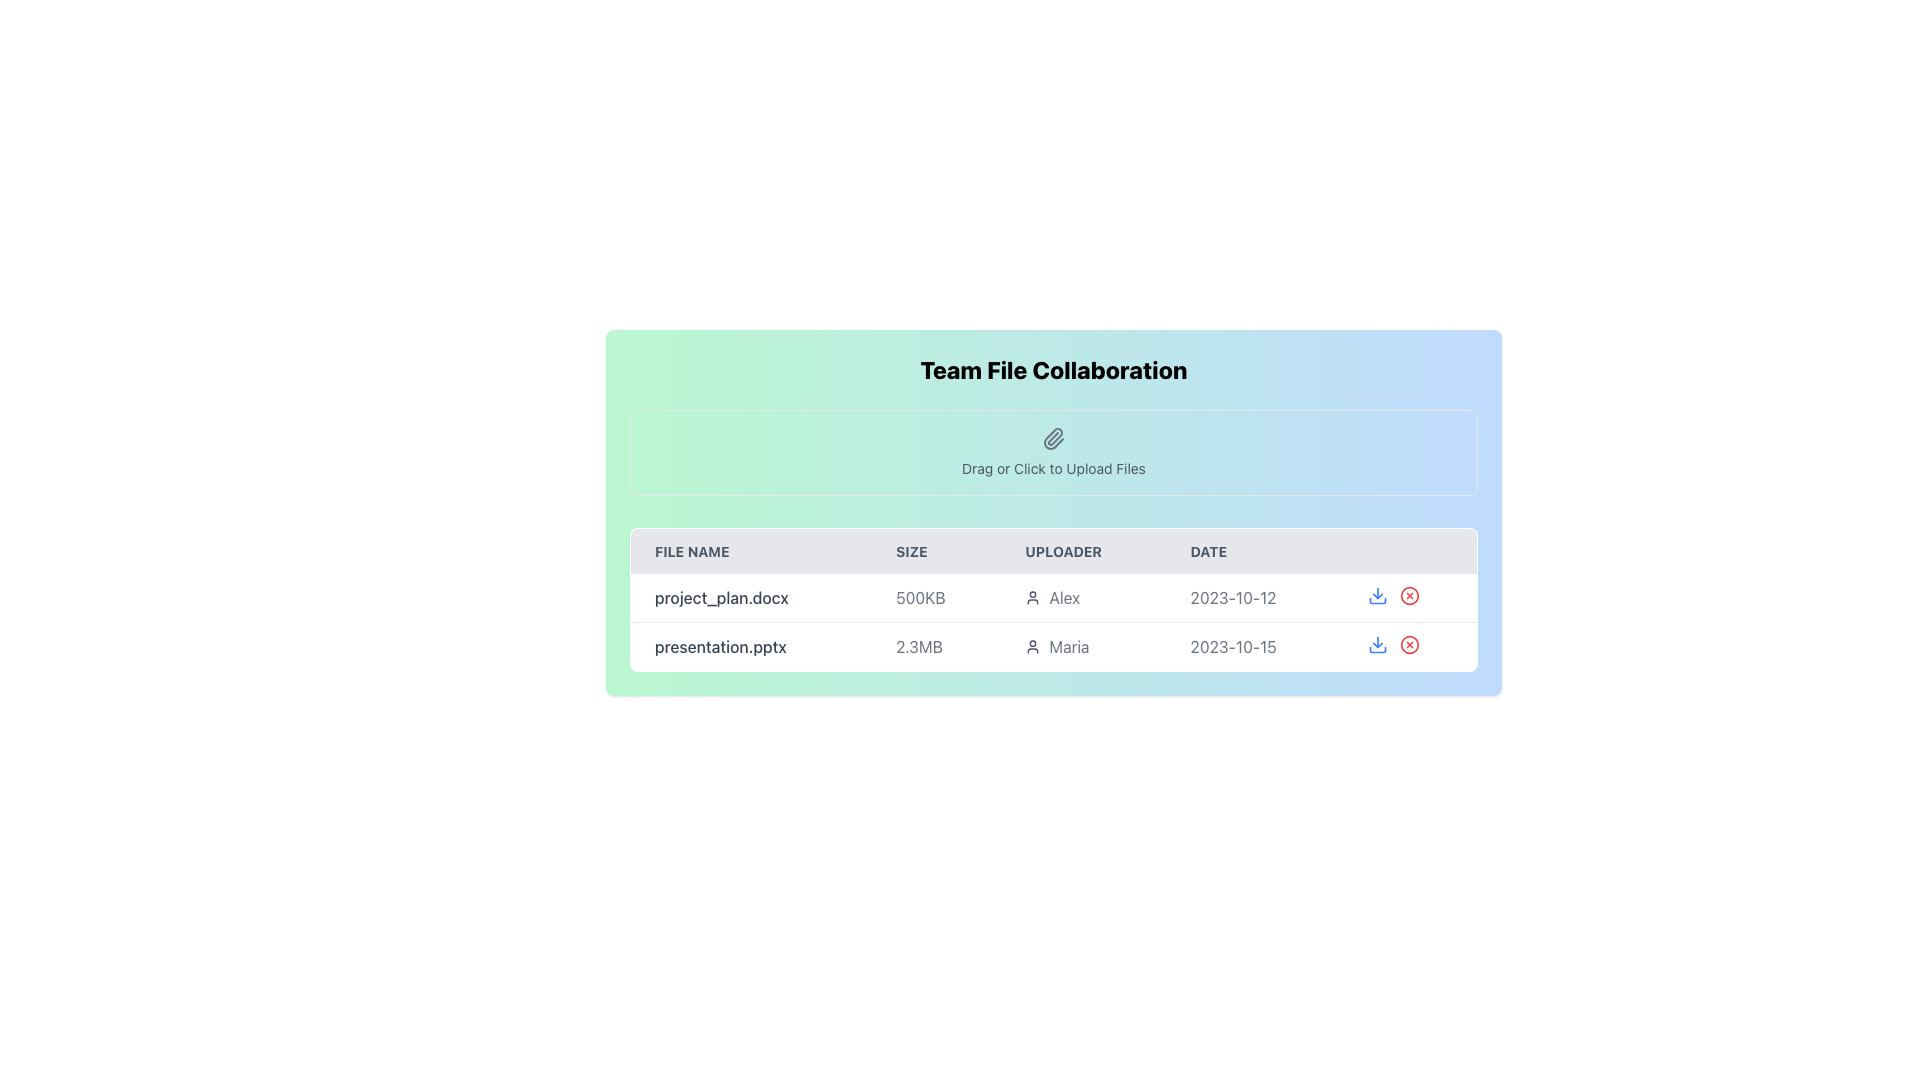  What do you see at coordinates (1053, 647) in the screenshot?
I see `the File row entry` at bounding box center [1053, 647].